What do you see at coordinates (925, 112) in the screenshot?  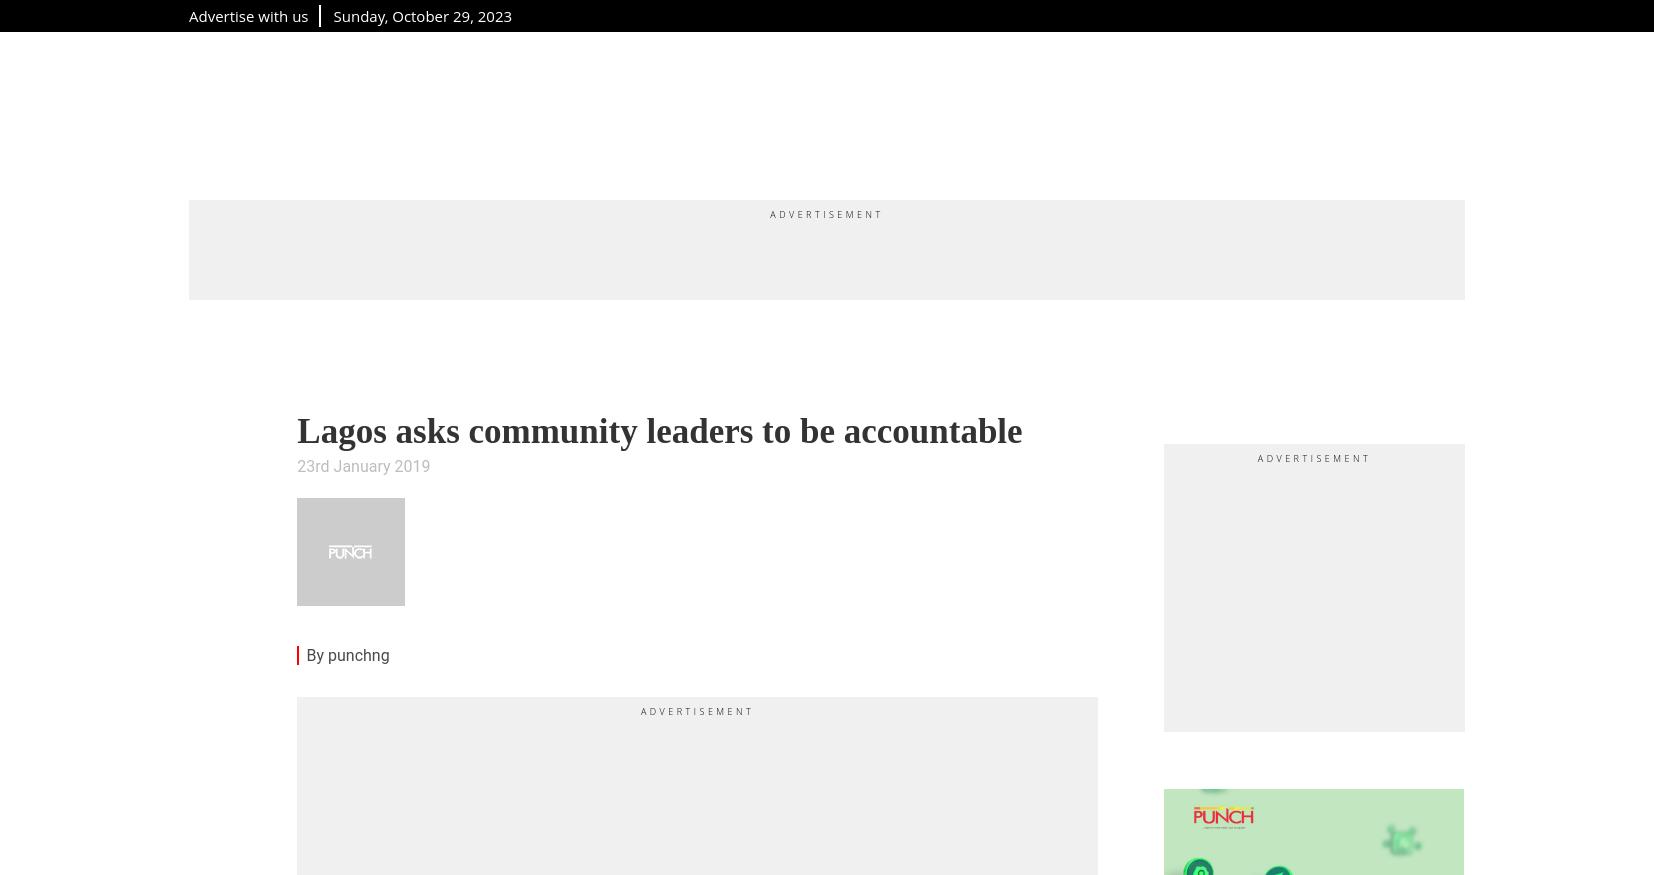 I see `'Business'` at bounding box center [925, 112].